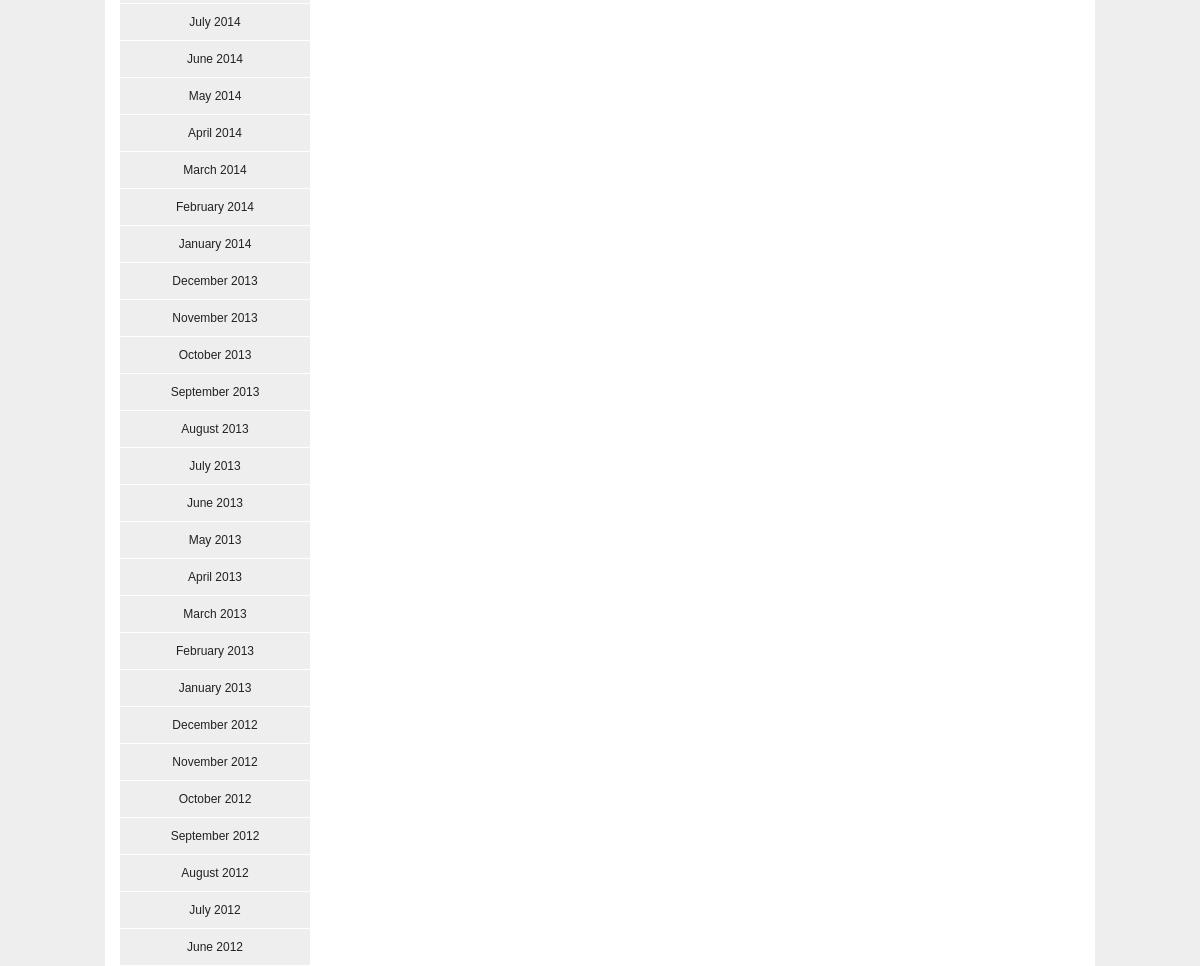  I want to click on 'July 2012', so click(213, 908).